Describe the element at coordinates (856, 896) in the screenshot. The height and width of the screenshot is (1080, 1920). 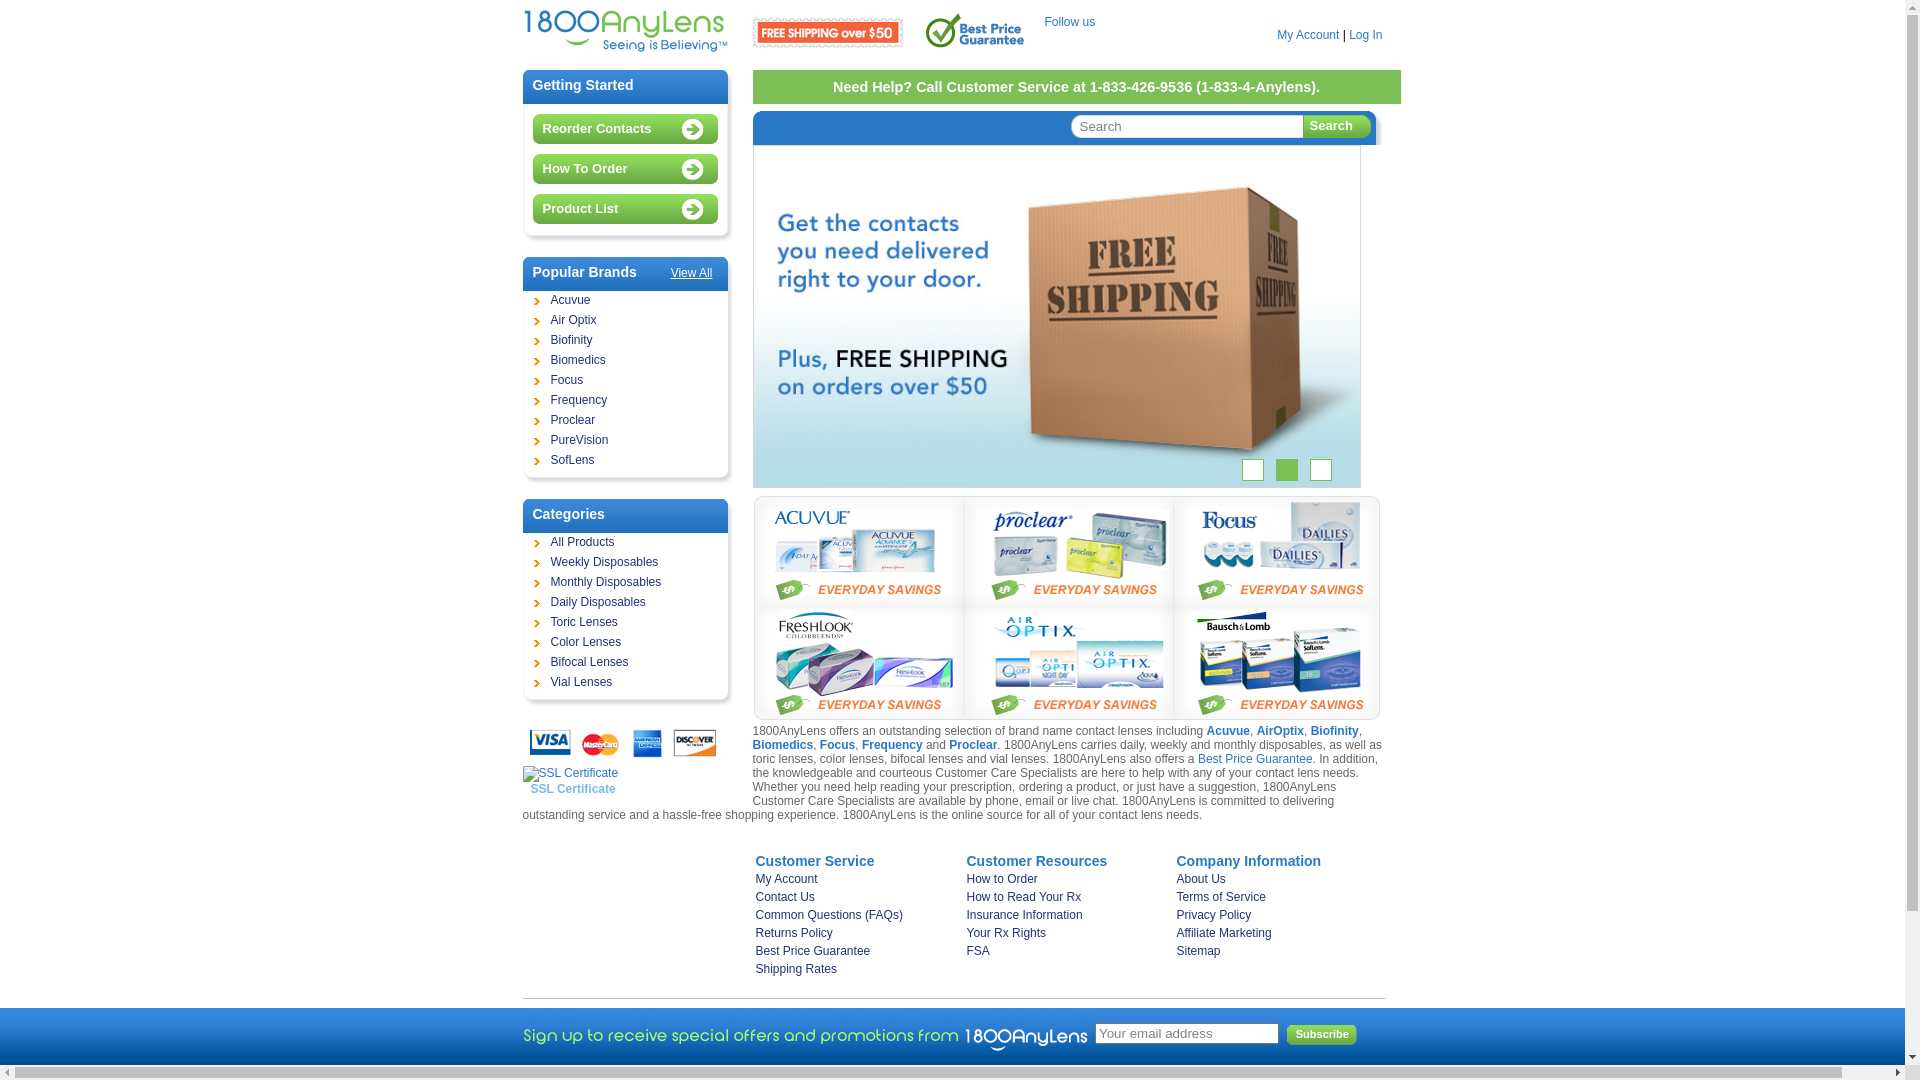
I see `'Contact Us'` at that location.